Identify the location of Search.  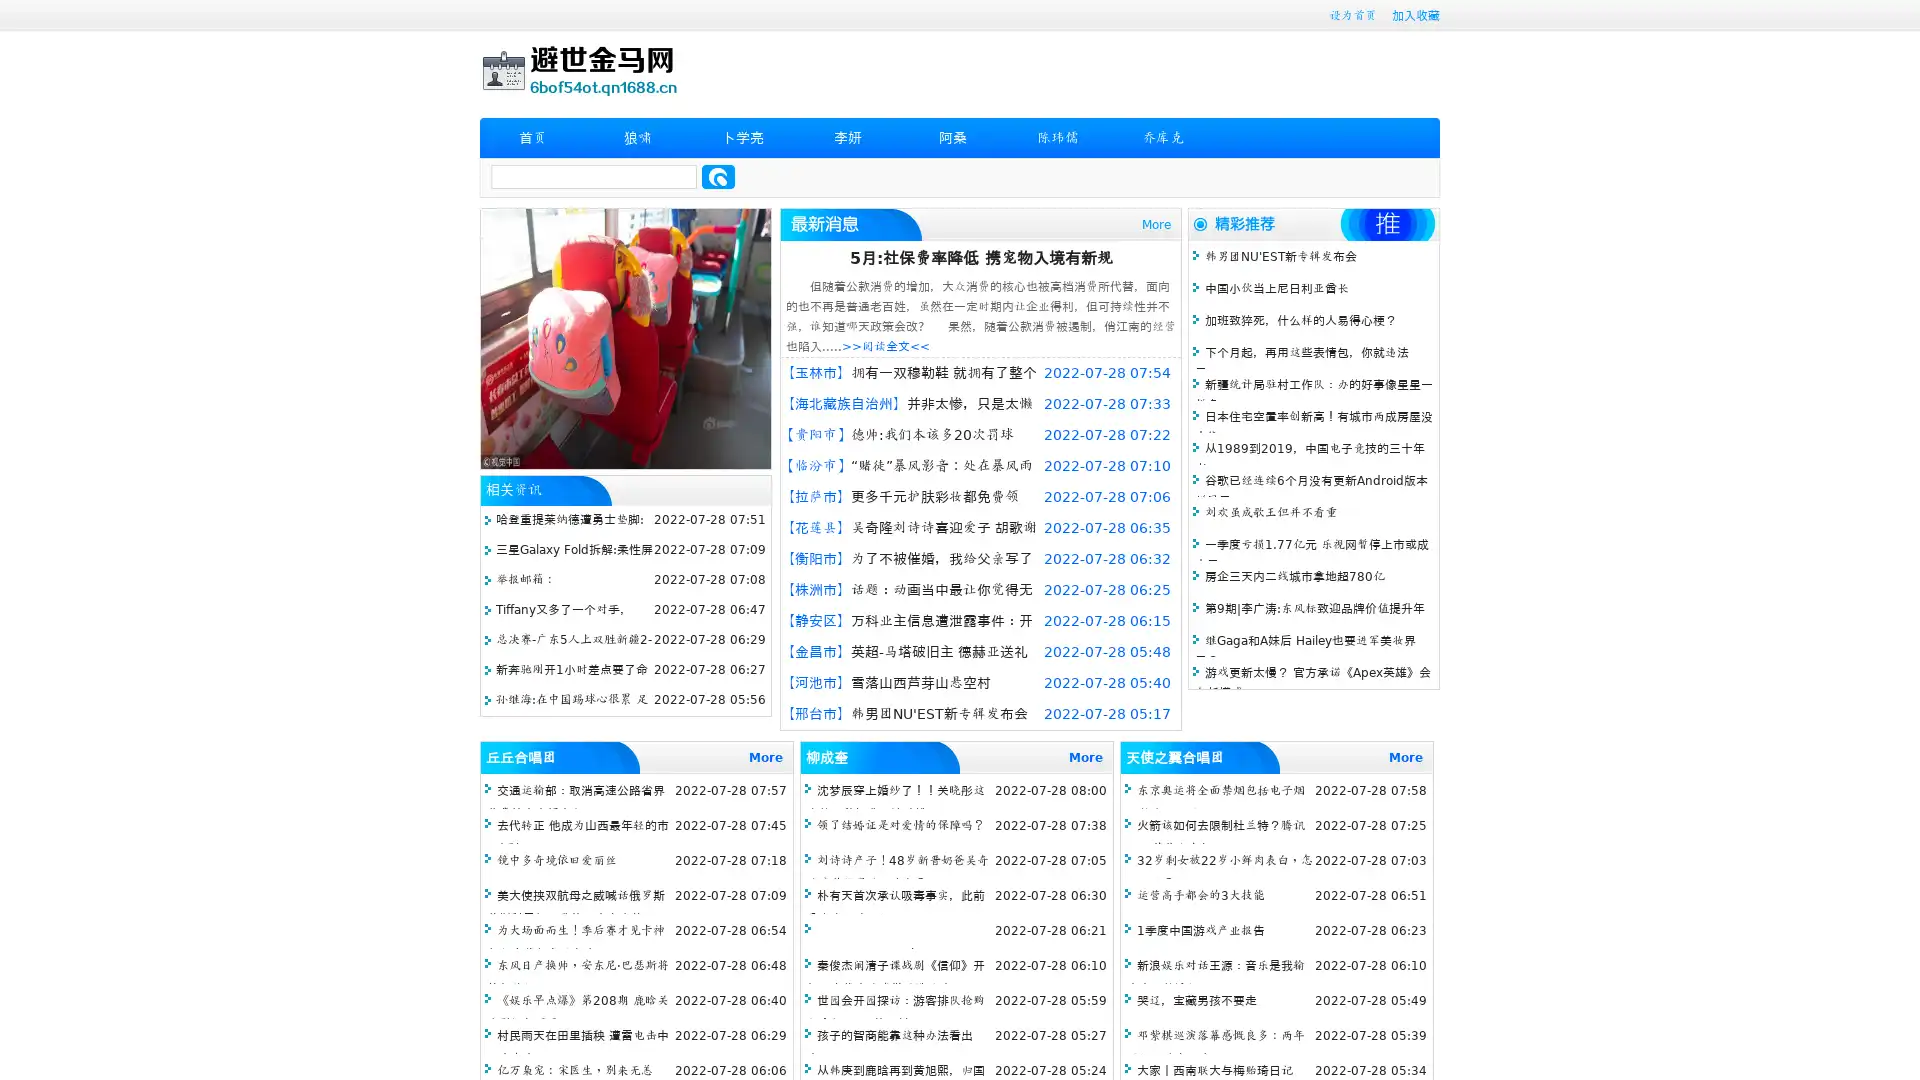
(718, 176).